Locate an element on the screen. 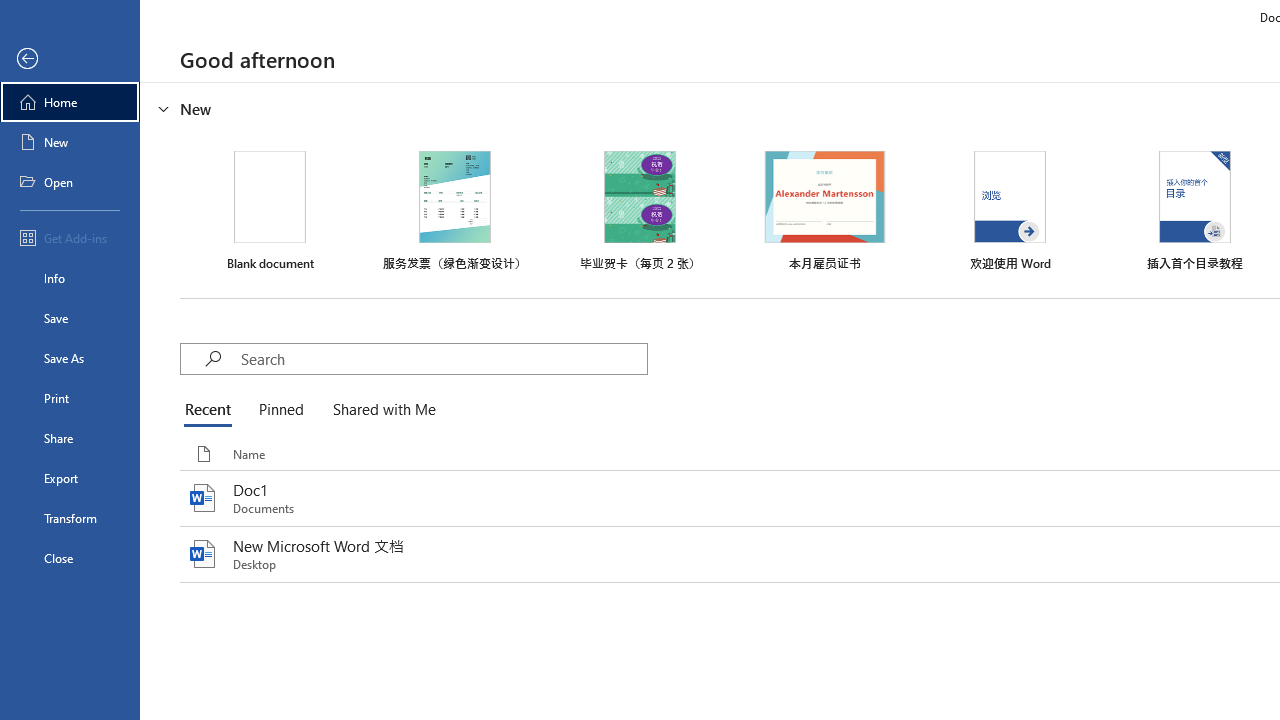 The height and width of the screenshot is (720, 1280). 'New' is located at coordinates (69, 140).